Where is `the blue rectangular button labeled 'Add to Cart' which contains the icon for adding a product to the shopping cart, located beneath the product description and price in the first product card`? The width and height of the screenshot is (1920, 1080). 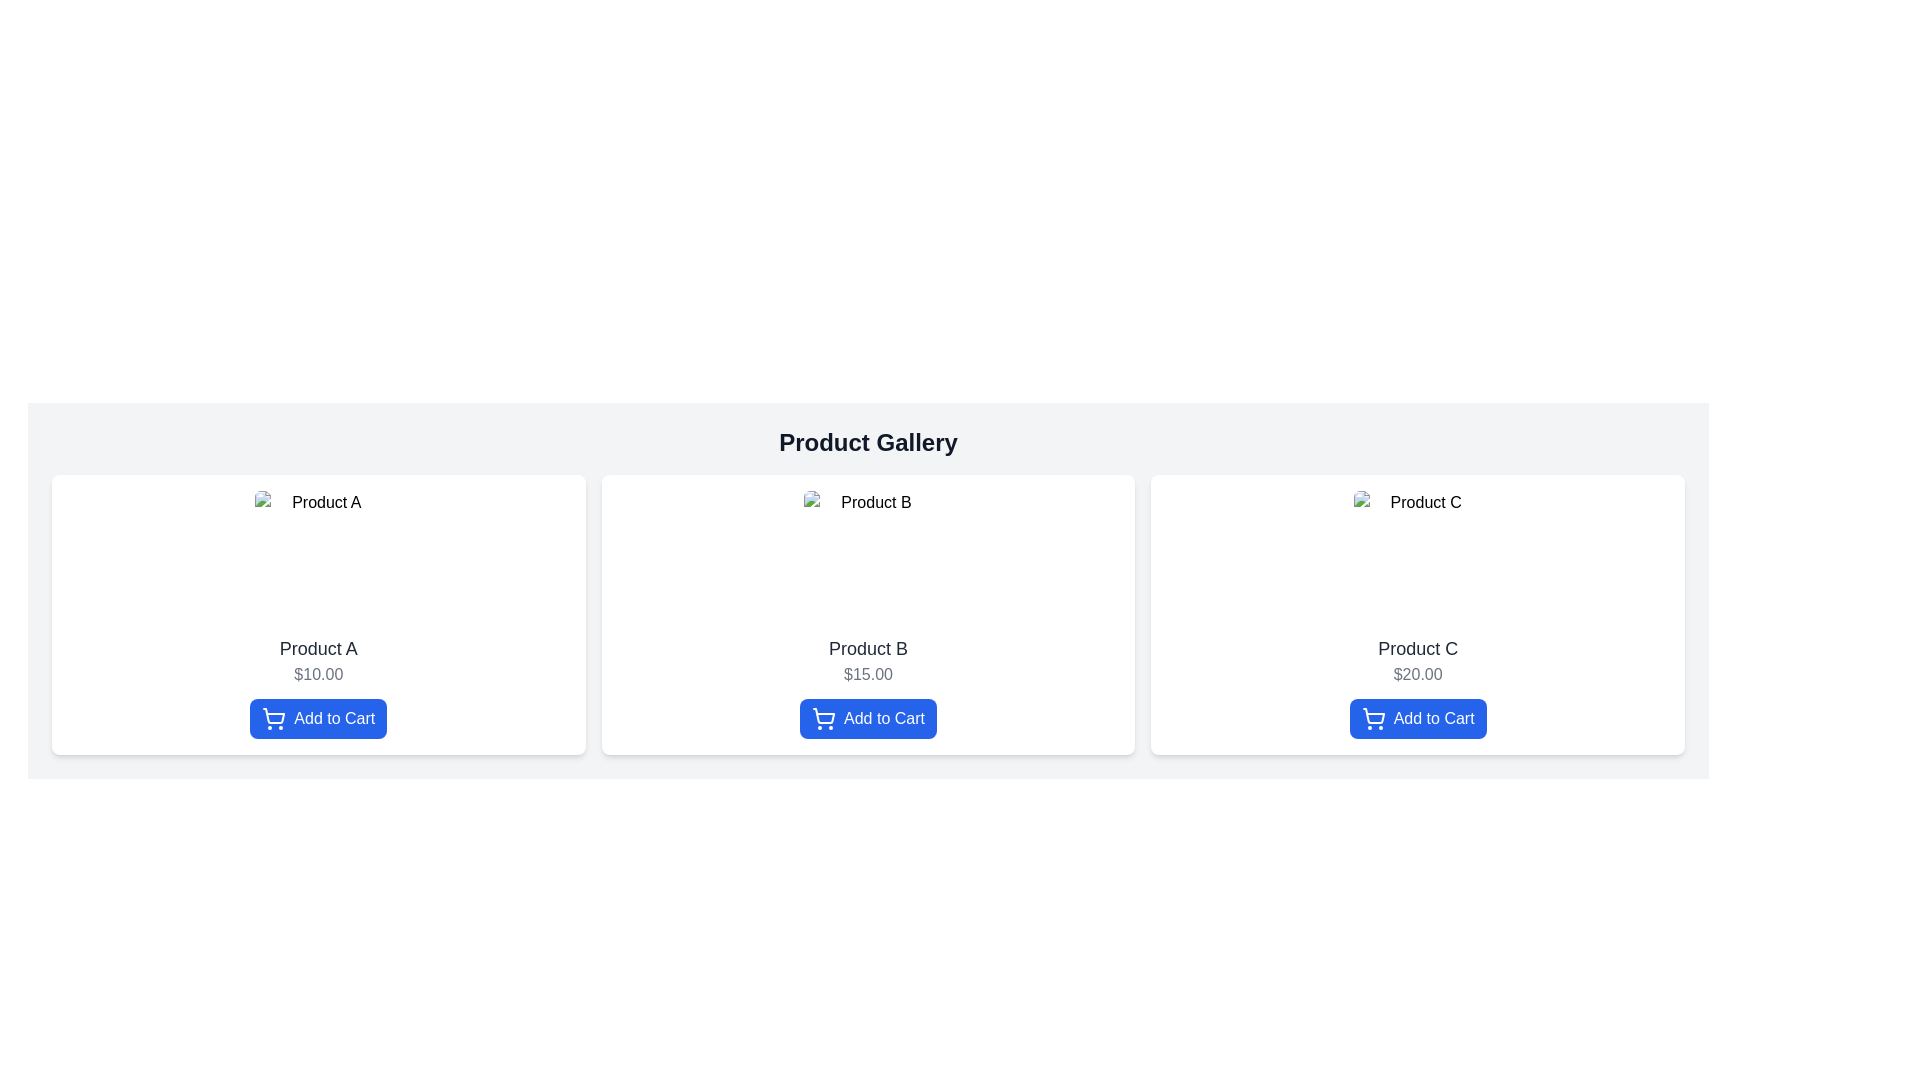
the blue rectangular button labeled 'Add to Cart' which contains the icon for adding a product to the shopping cart, located beneath the product description and price in the first product card is located at coordinates (273, 717).